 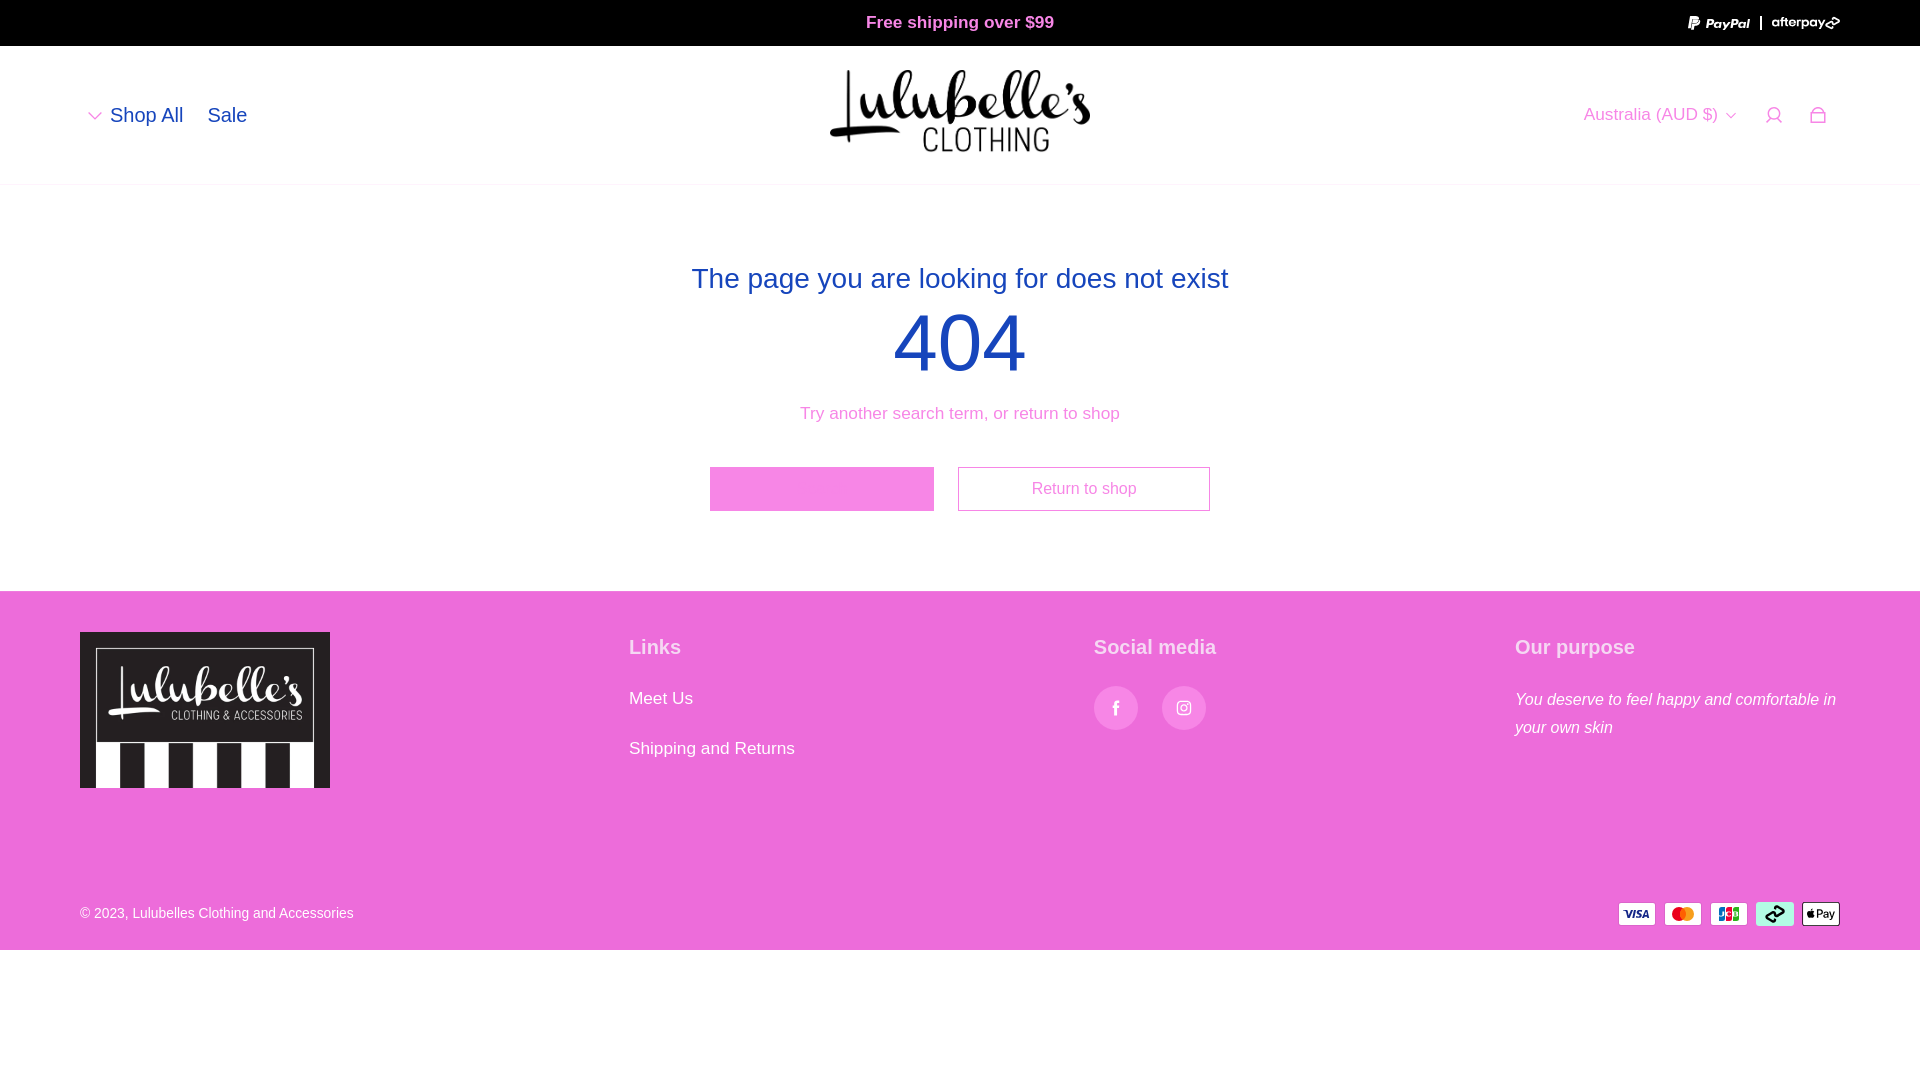 I want to click on 'Australia (AUD $)', so click(x=1660, y=115).